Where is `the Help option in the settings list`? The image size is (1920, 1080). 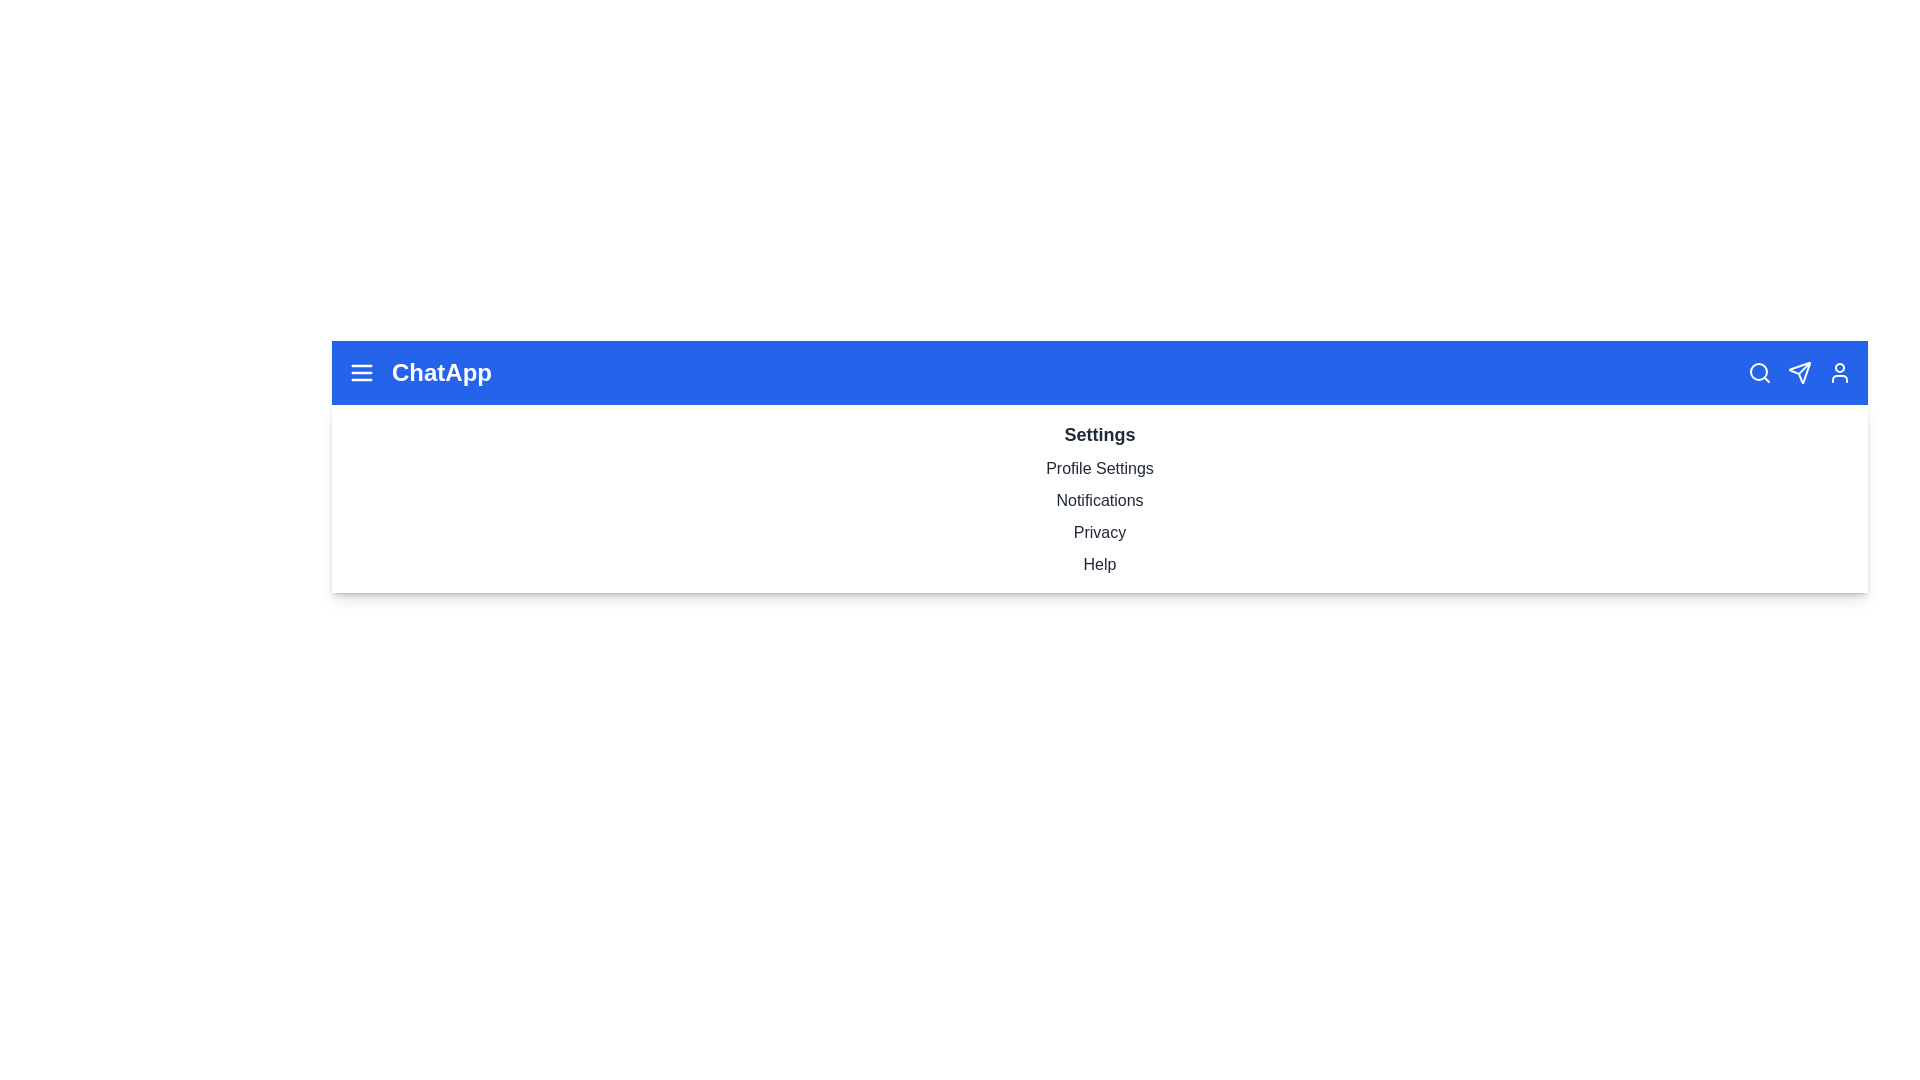
the Help option in the settings list is located at coordinates (1098, 564).